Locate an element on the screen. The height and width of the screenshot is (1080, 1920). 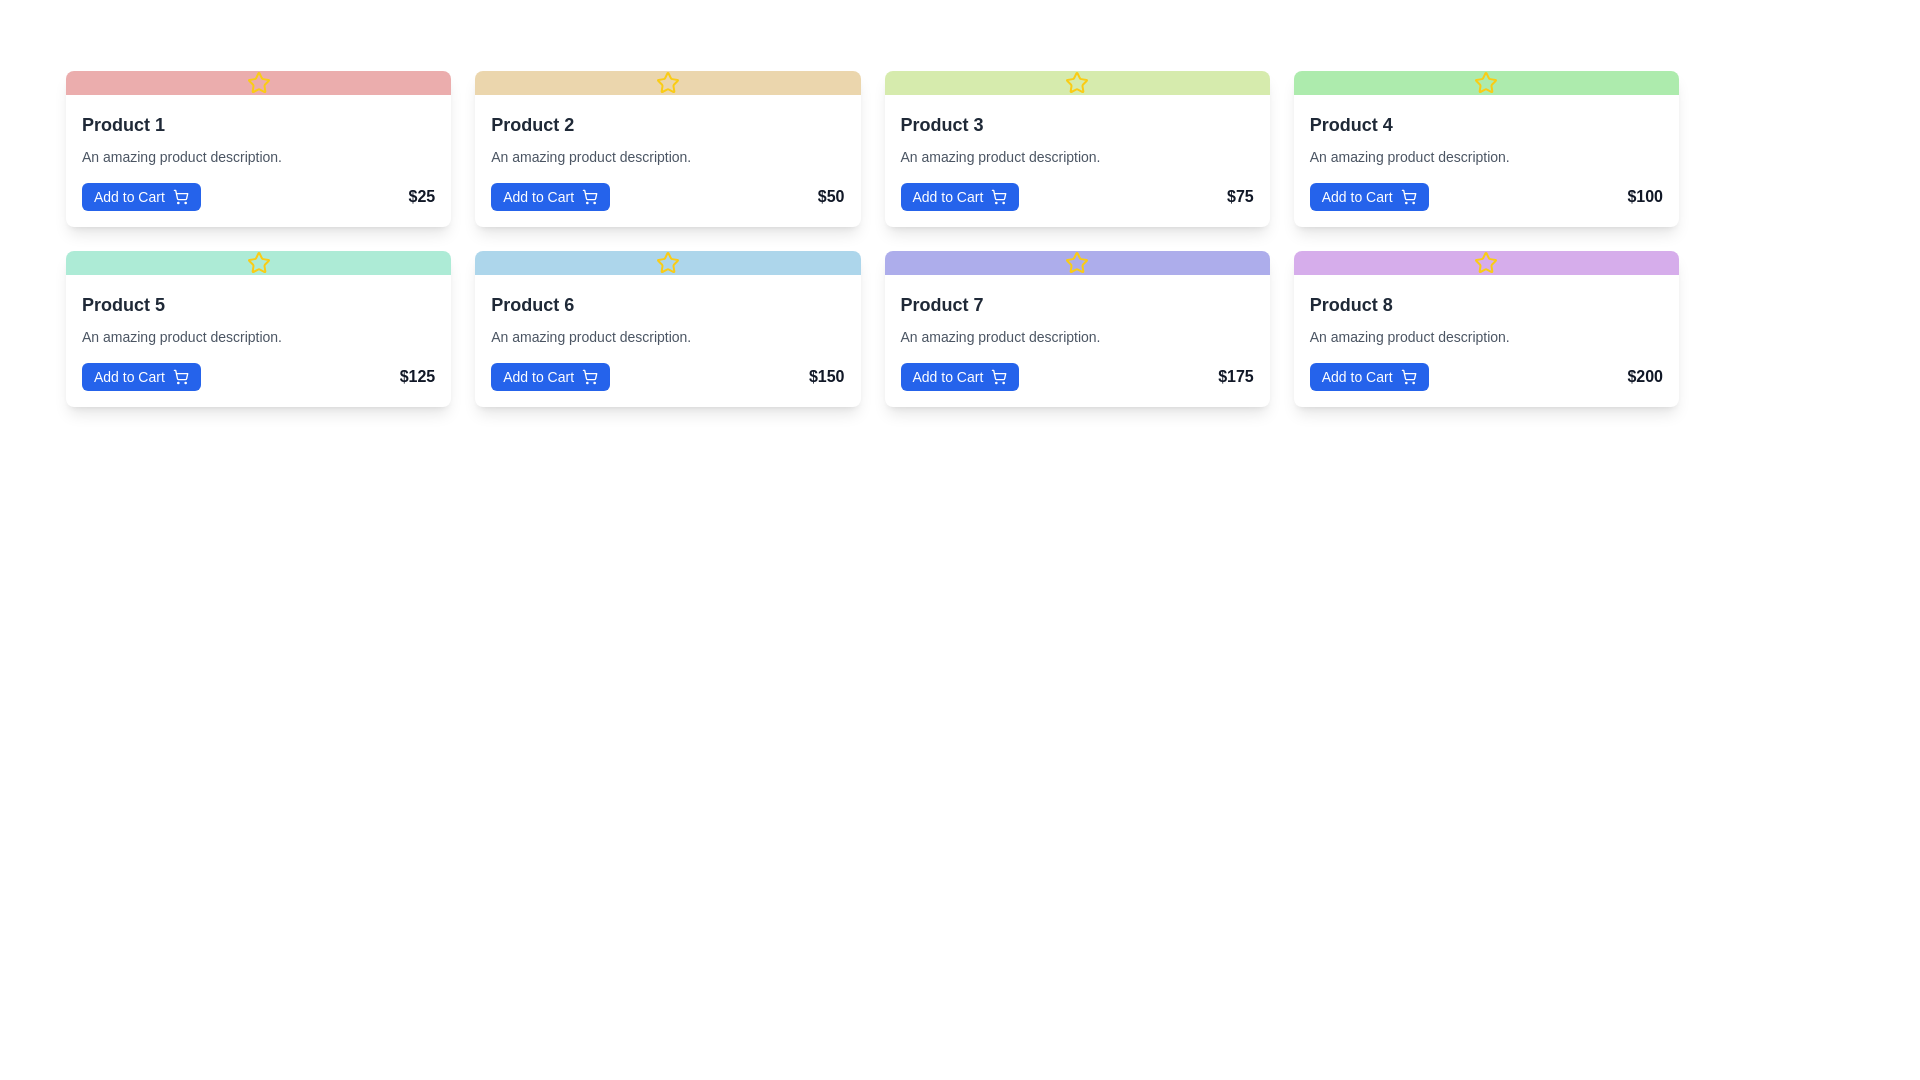
text from the title label of 'Product 4' card, which is positioned at the top of the card layout, directly above the product description and 'Add to Cart' button is located at coordinates (1351, 124).